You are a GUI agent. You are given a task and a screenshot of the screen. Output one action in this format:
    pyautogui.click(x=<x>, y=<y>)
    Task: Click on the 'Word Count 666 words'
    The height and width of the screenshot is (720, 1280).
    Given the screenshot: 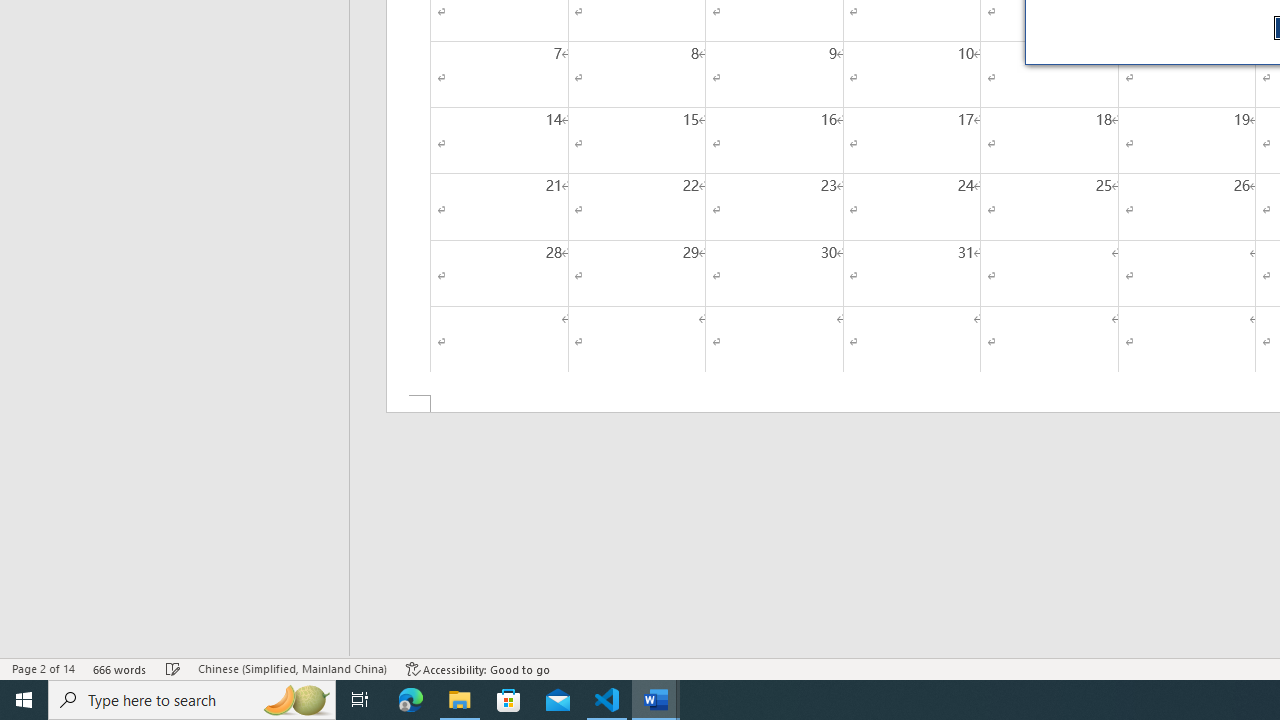 What is the action you would take?
    pyautogui.click(x=119, y=669)
    